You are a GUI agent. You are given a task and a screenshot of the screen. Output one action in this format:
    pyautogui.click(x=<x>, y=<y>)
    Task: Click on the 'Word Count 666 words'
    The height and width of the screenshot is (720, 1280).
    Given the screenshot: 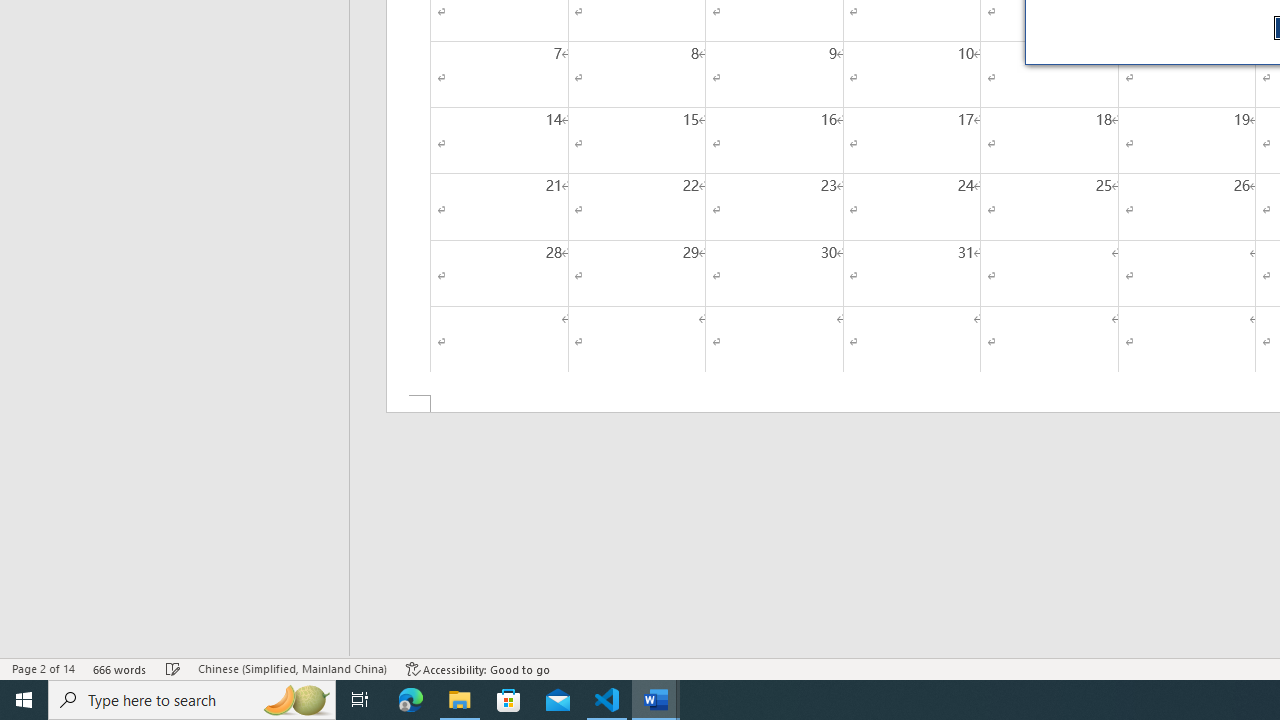 What is the action you would take?
    pyautogui.click(x=119, y=669)
    